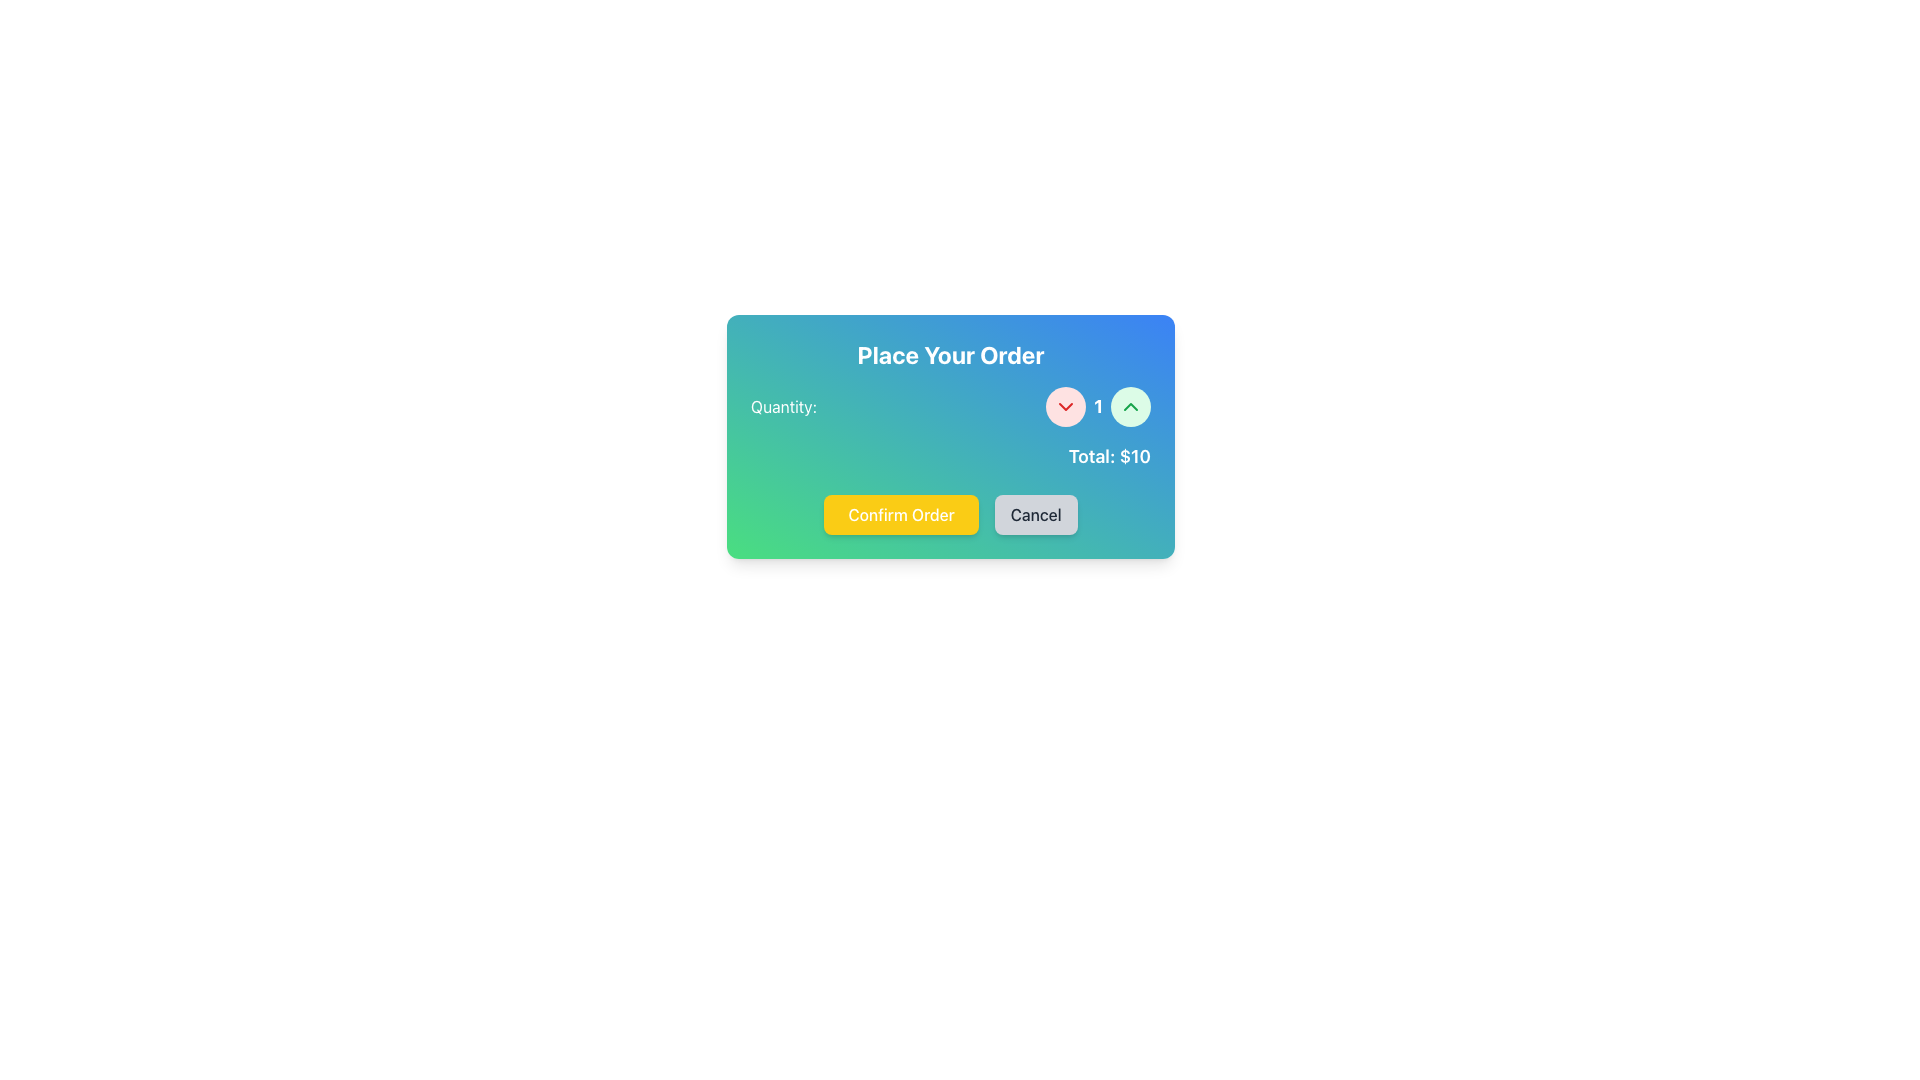 The width and height of the screenshot is (1920, 1080). Describe the element at coordinates (1097, 406) in the screenshot. I see `the white number '1' displayed in bold, large font within the vibrant UI card that has a 'Place Your Order' header` at that location.